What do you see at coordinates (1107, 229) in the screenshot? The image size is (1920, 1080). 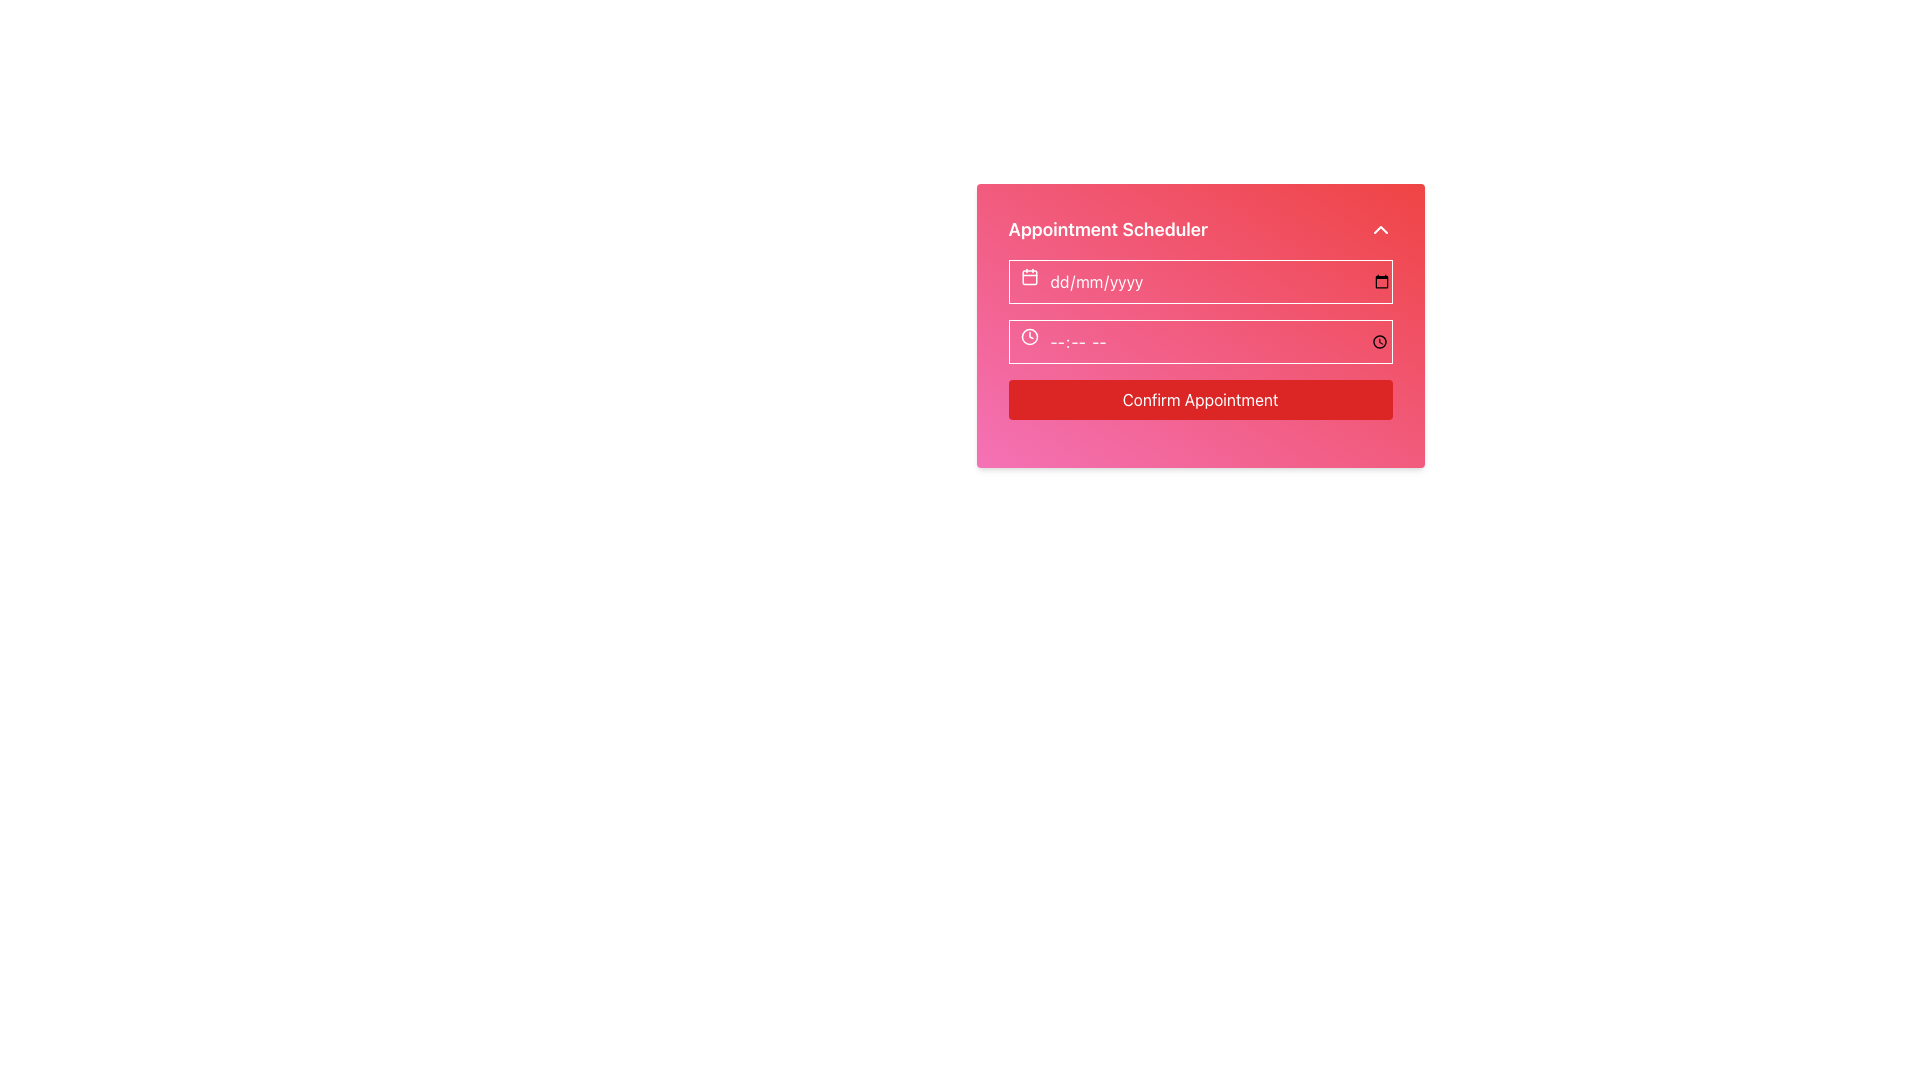 I see `headline that serves as the title for the section labeled 'Appointment Scheduler', which is centrally located at the top of its content layout` at bounding box center [1107, 229].